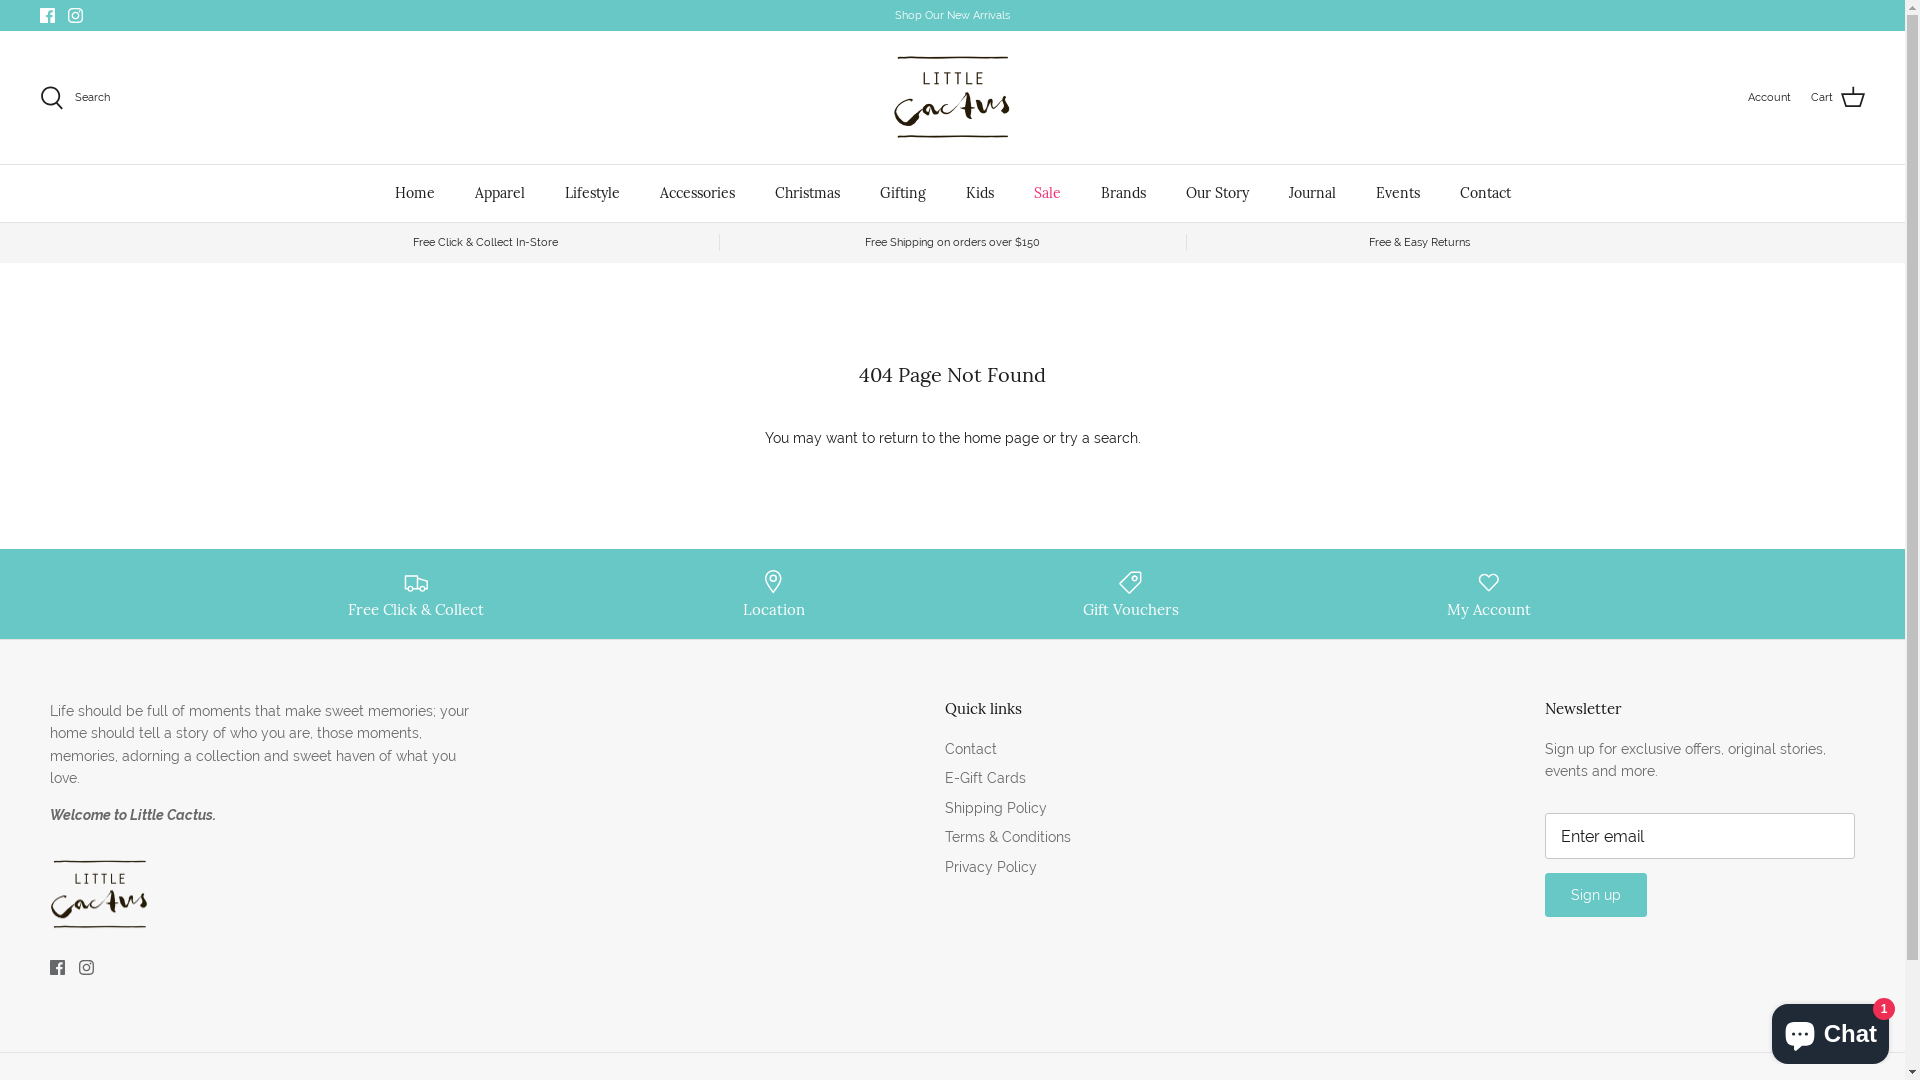 The image size is (1920, 1080). I want to click on 'My Account', so click(1488, 593).